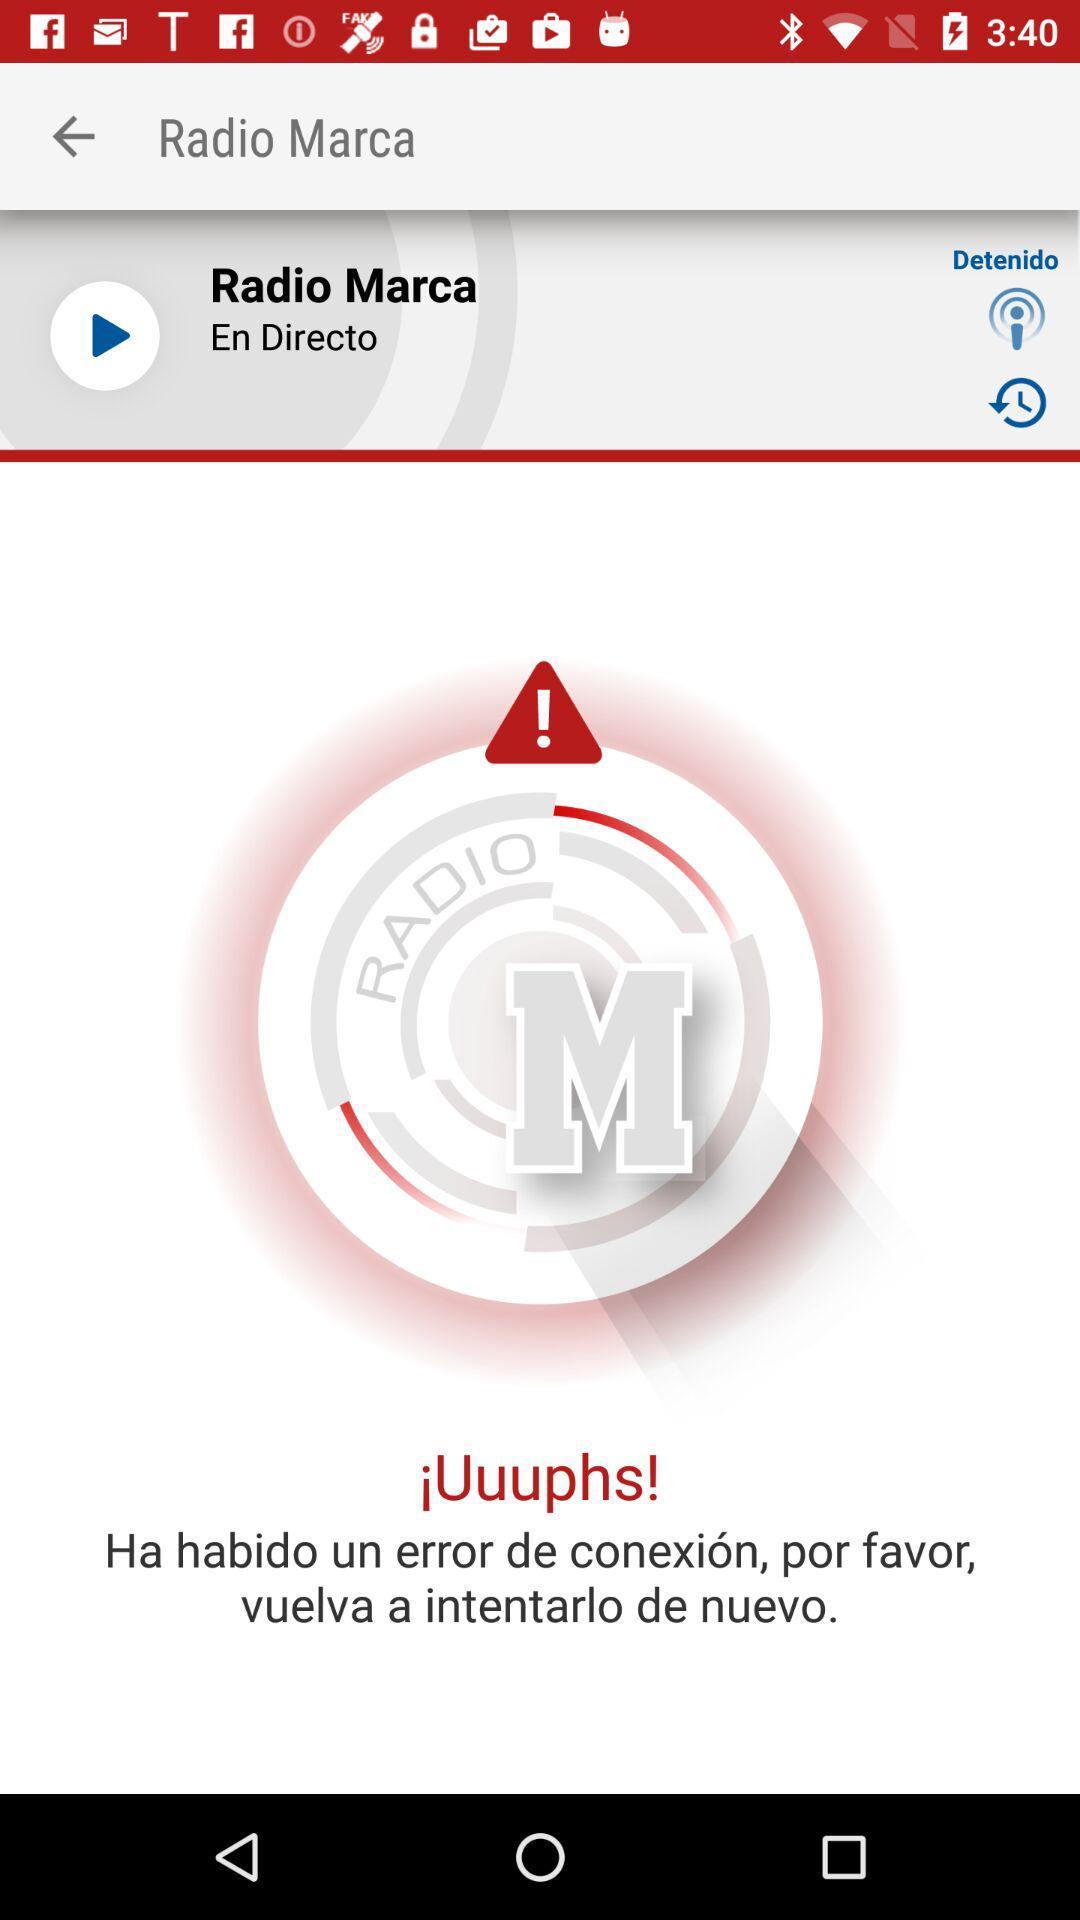 This screenshot has width=1080, height=1920. Describe the element at coordinates (1017, 317) in the screenshot. I see `icon next to the en directo icon` at that location.